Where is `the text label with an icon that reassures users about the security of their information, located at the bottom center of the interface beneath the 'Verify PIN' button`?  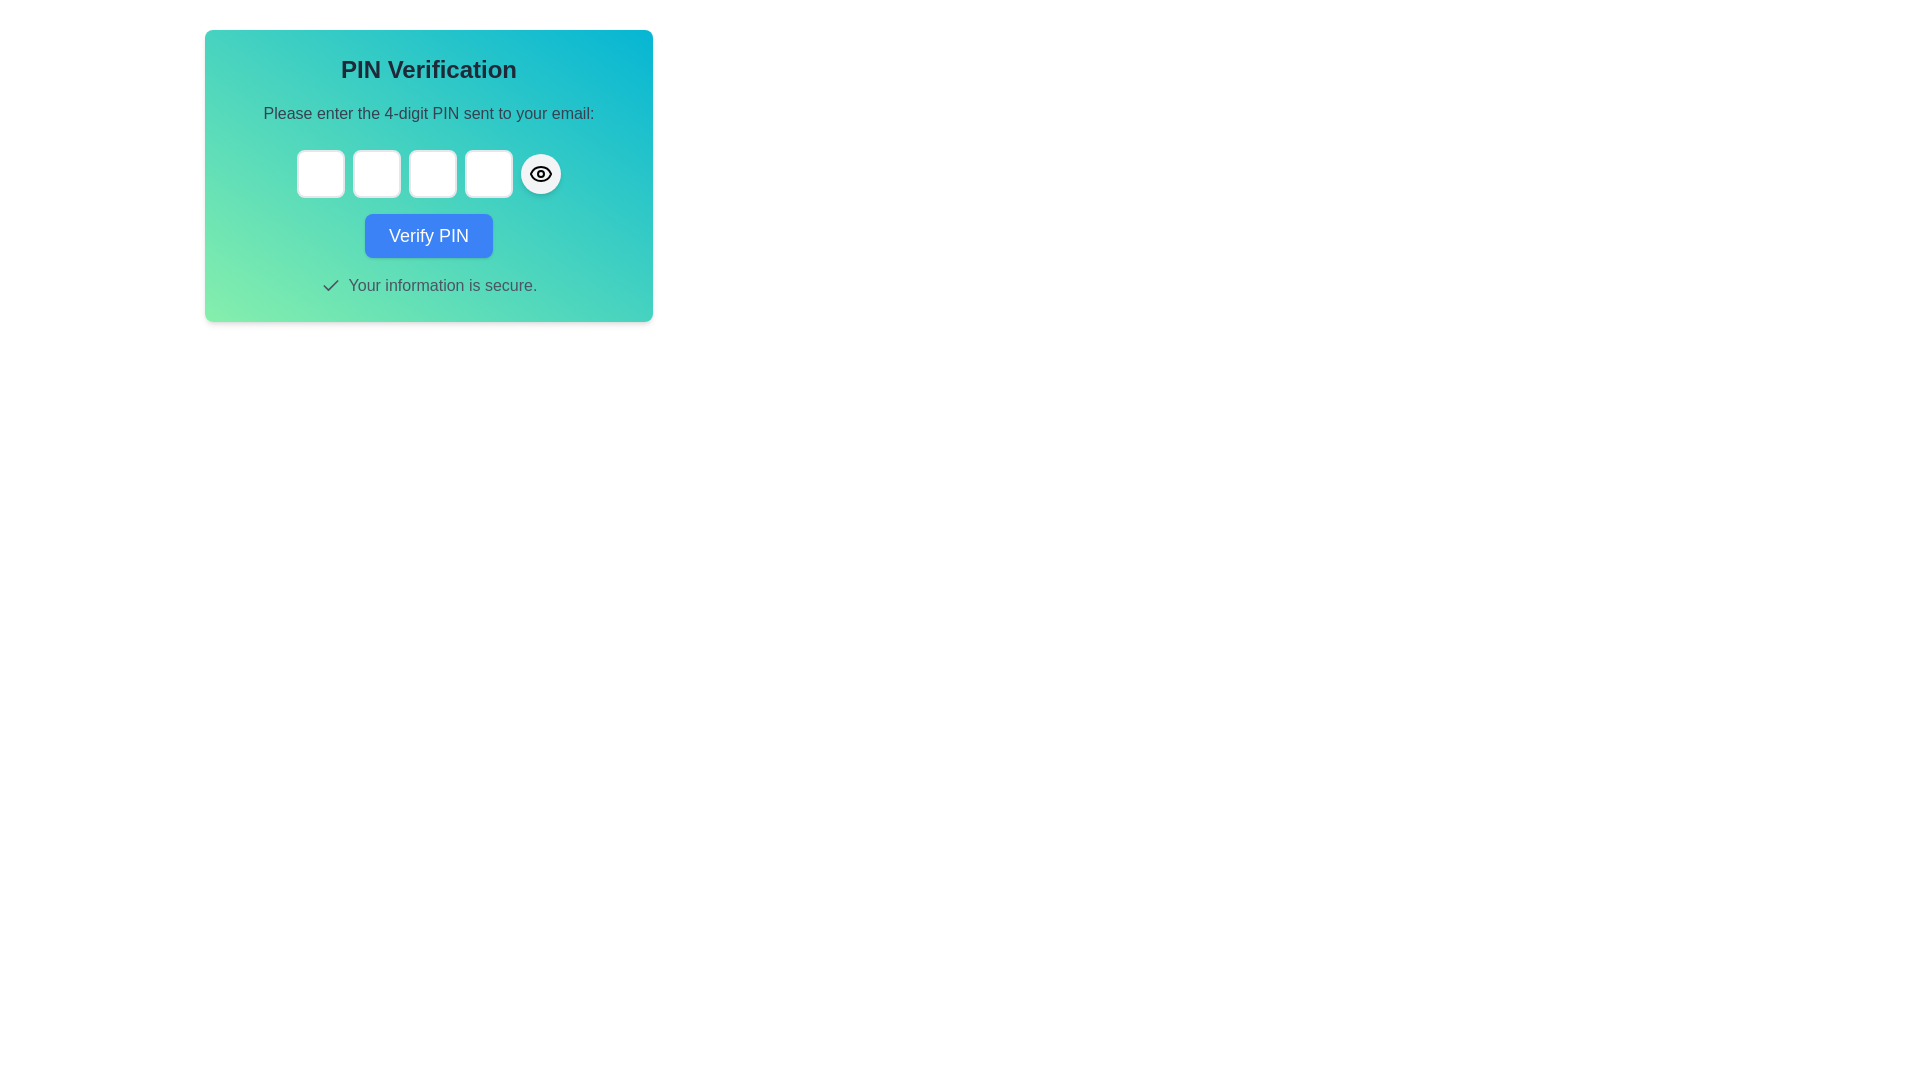
the text label with an icon that reassures users about the security of their information, located at the bottom center of the interface beneath the 'Verify PIN' button is located at coordinates (427, 285).